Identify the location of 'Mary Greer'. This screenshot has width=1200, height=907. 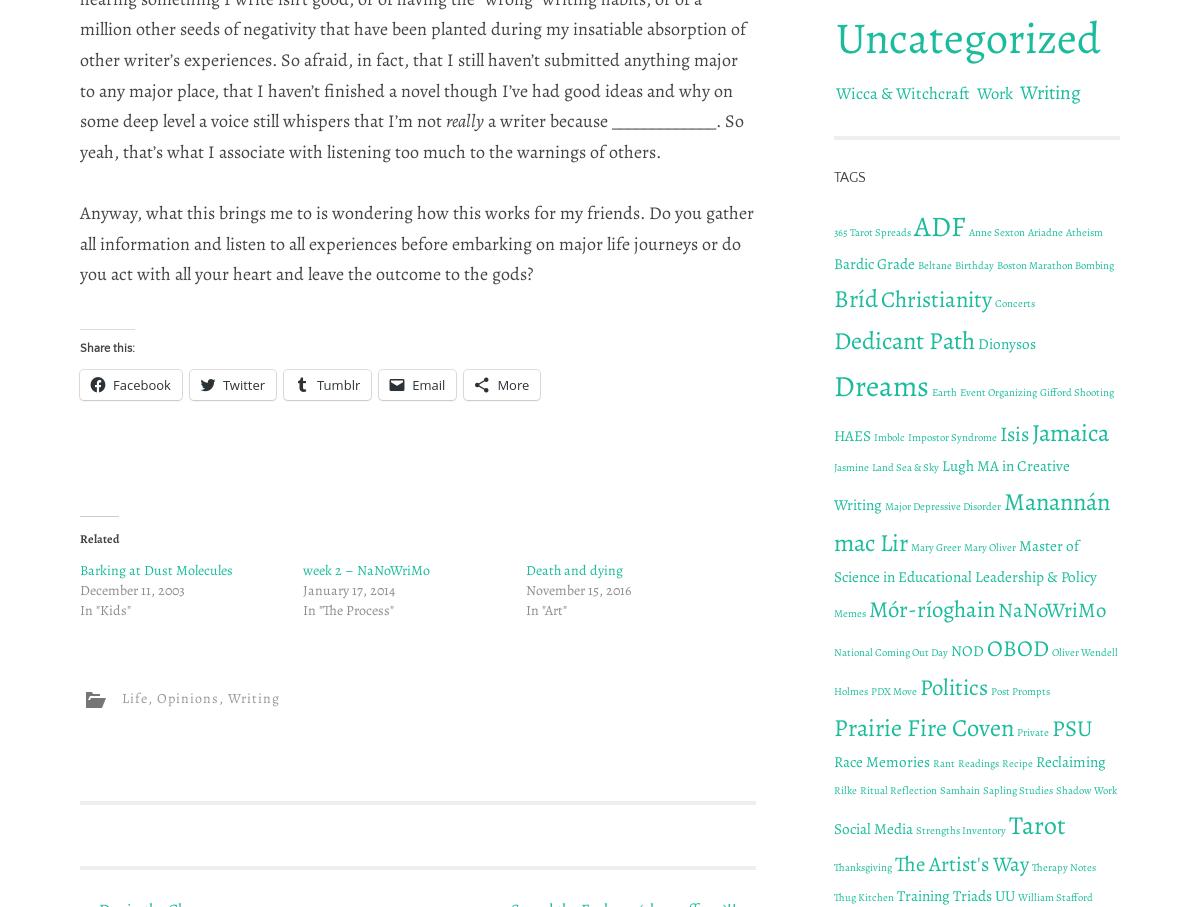
(936, 547).